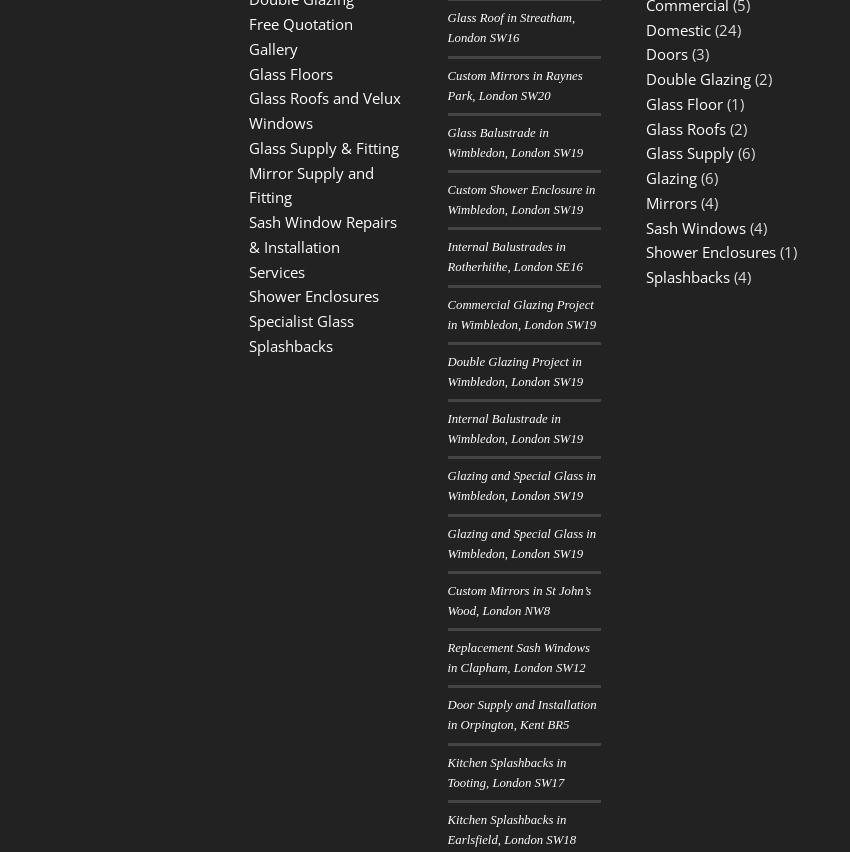 This screenshot has height=852, width=850. Describe the element at coordinates (506, 771) in the screenshot. I see `'Kitchen Splashbacks in Tooting, London SW17'` at that location.